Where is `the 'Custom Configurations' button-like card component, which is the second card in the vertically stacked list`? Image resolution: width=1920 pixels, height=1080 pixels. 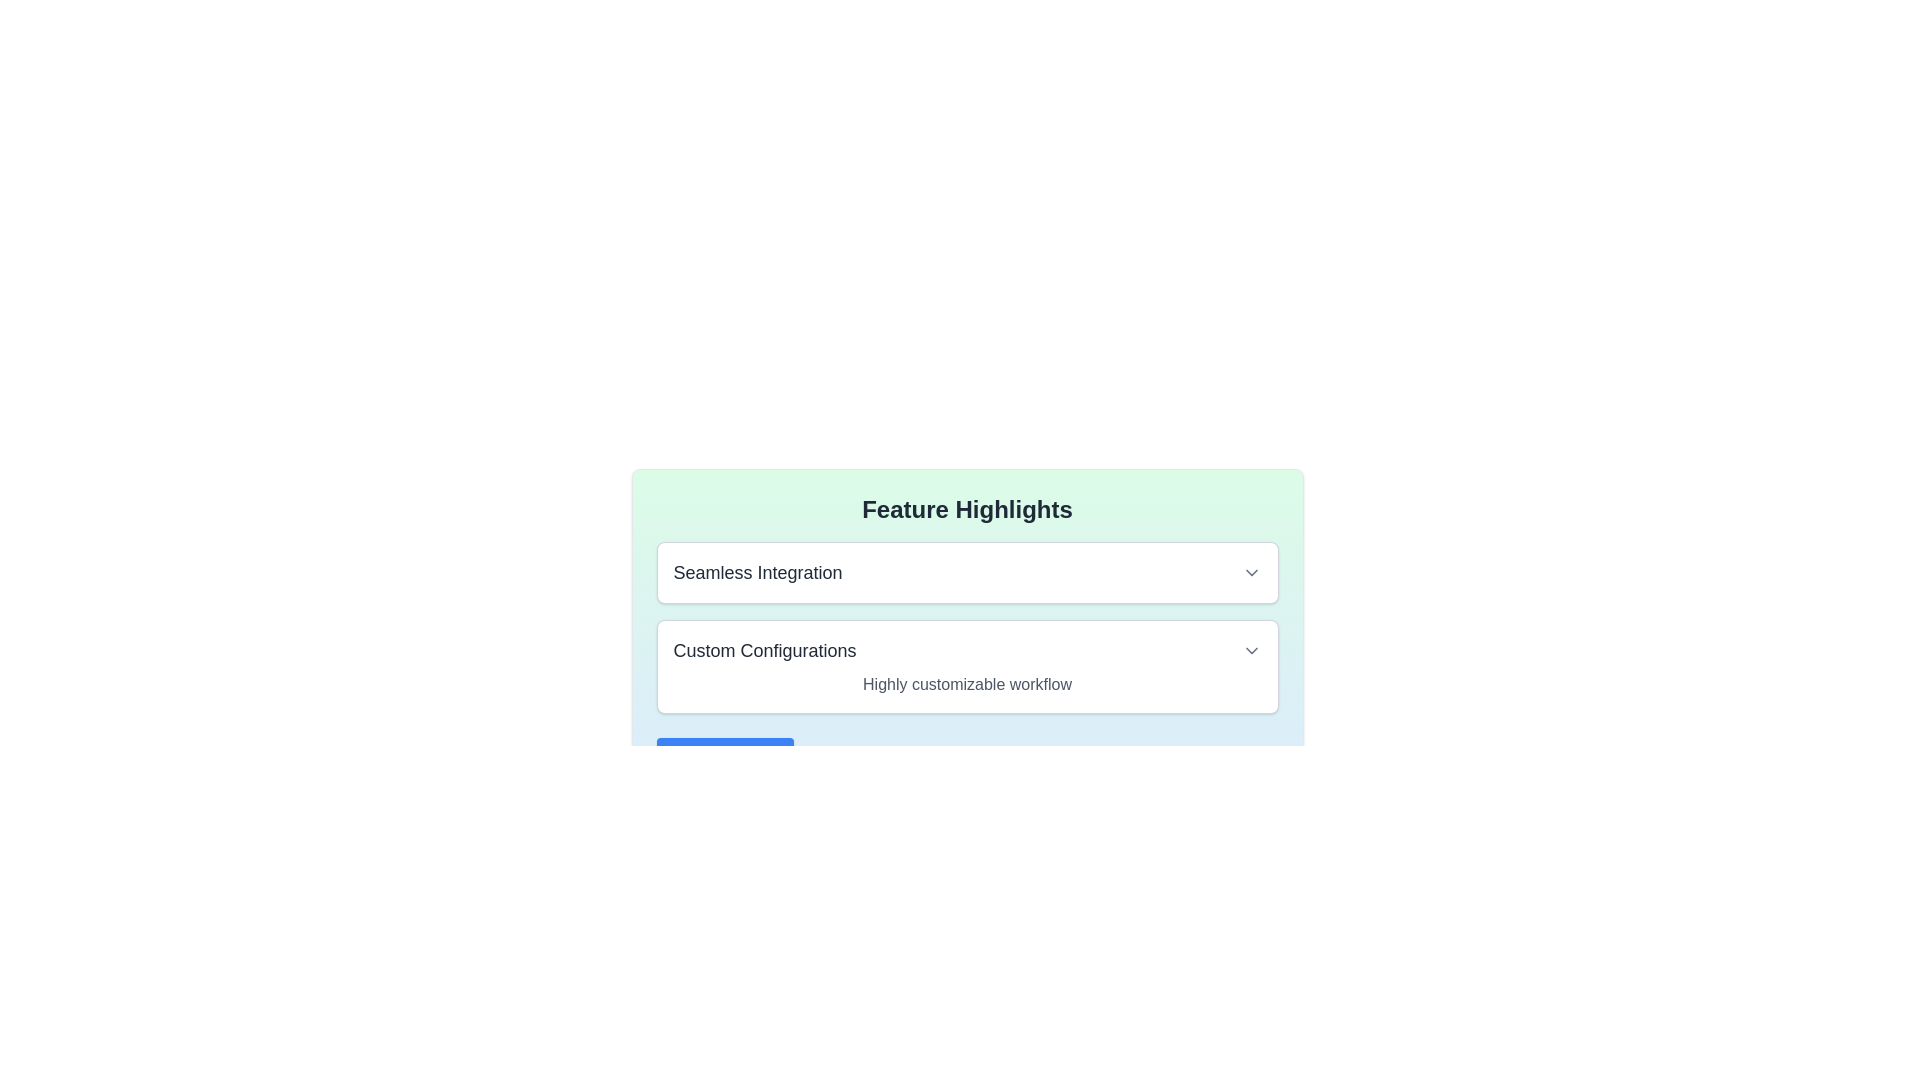
the 'Custom Configurations' button-like card component, which is the second card in the vertically stacked list is located at coordinates (967, 667).